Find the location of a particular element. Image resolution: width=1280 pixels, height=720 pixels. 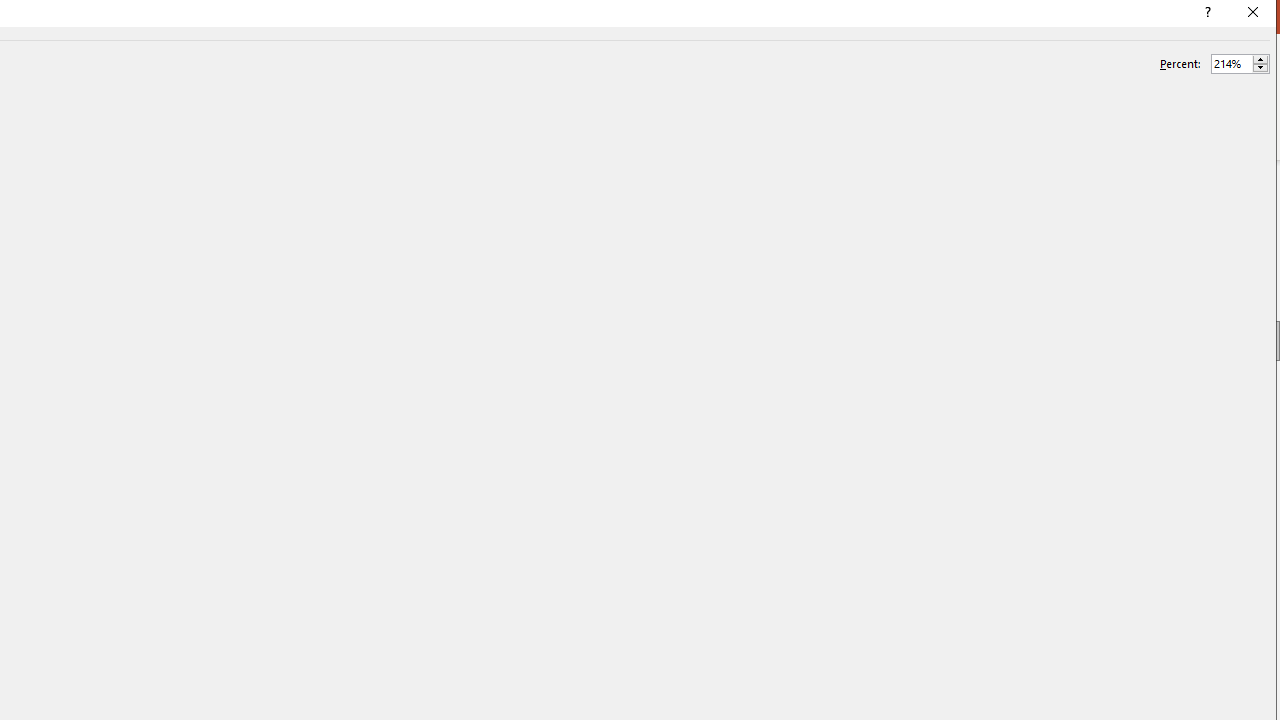

'More' is located at coordinates (1259, 58).